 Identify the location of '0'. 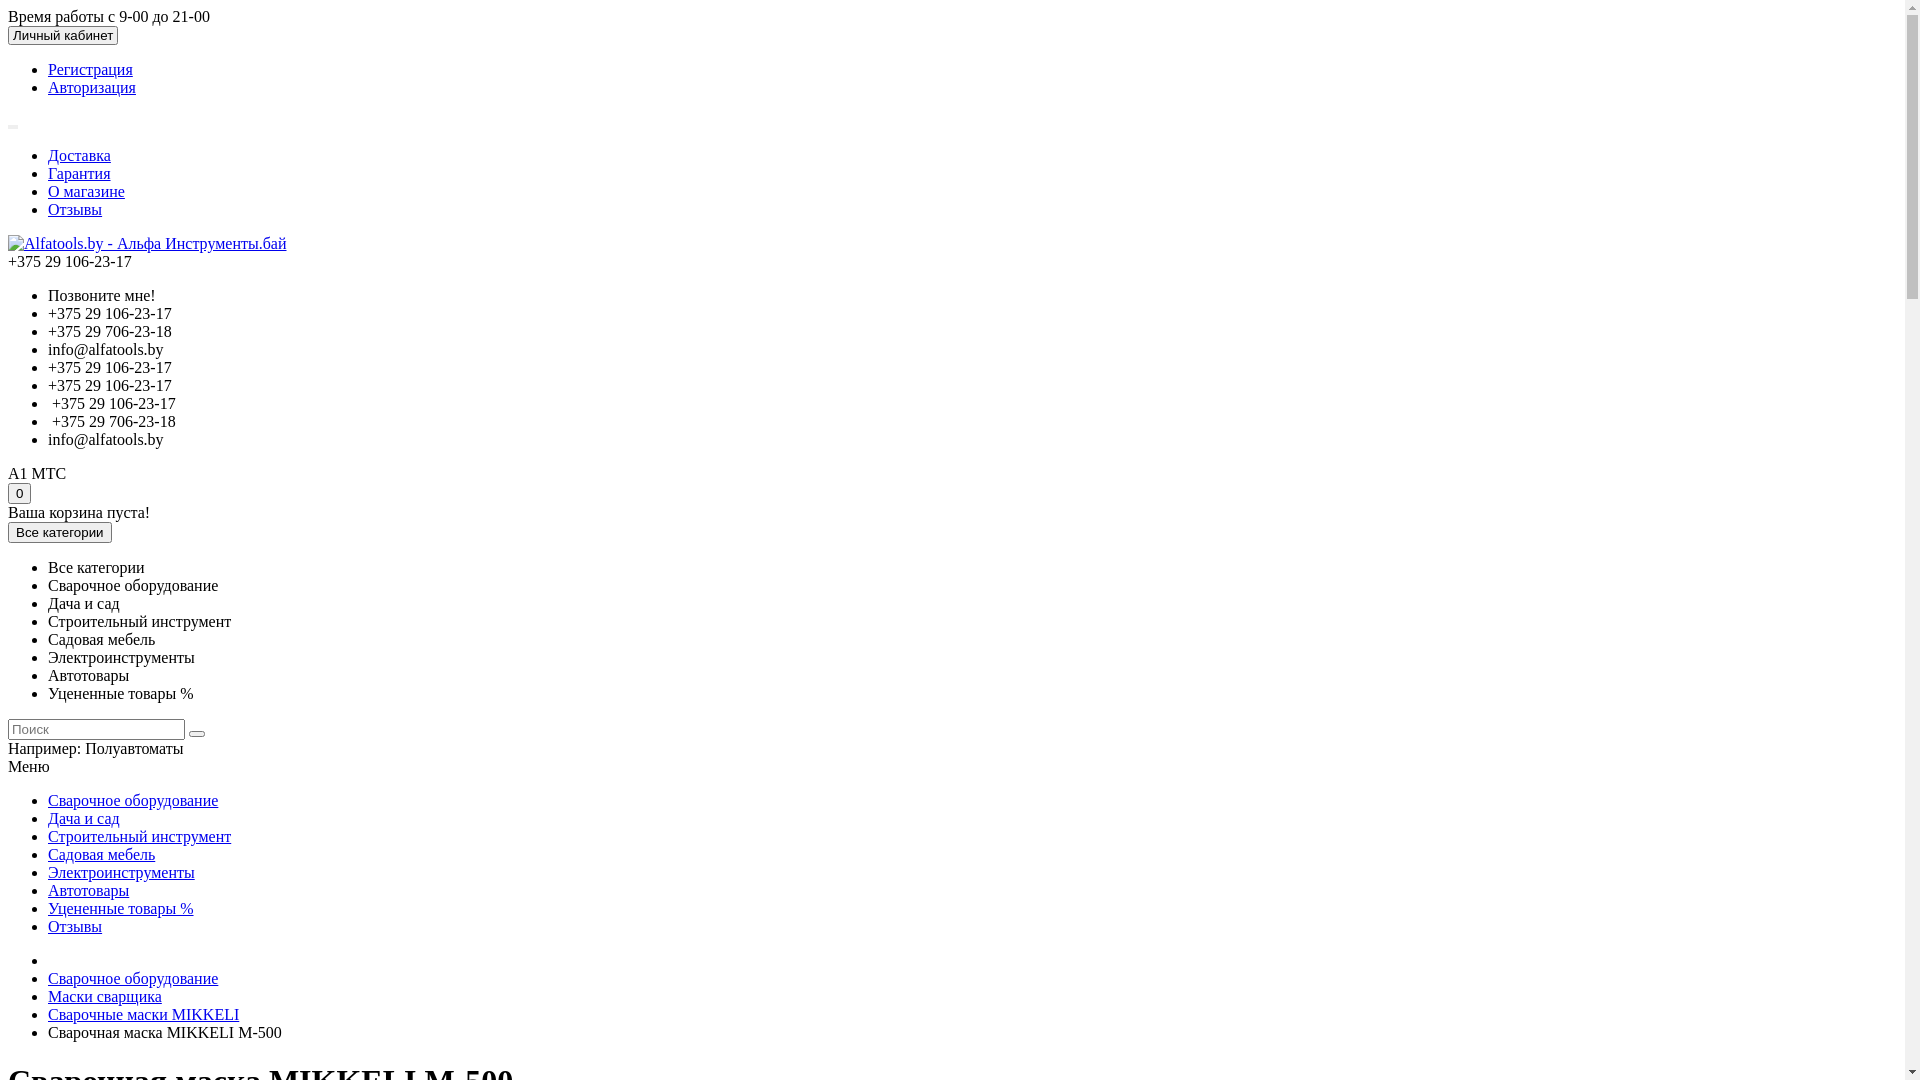
(19, 493).